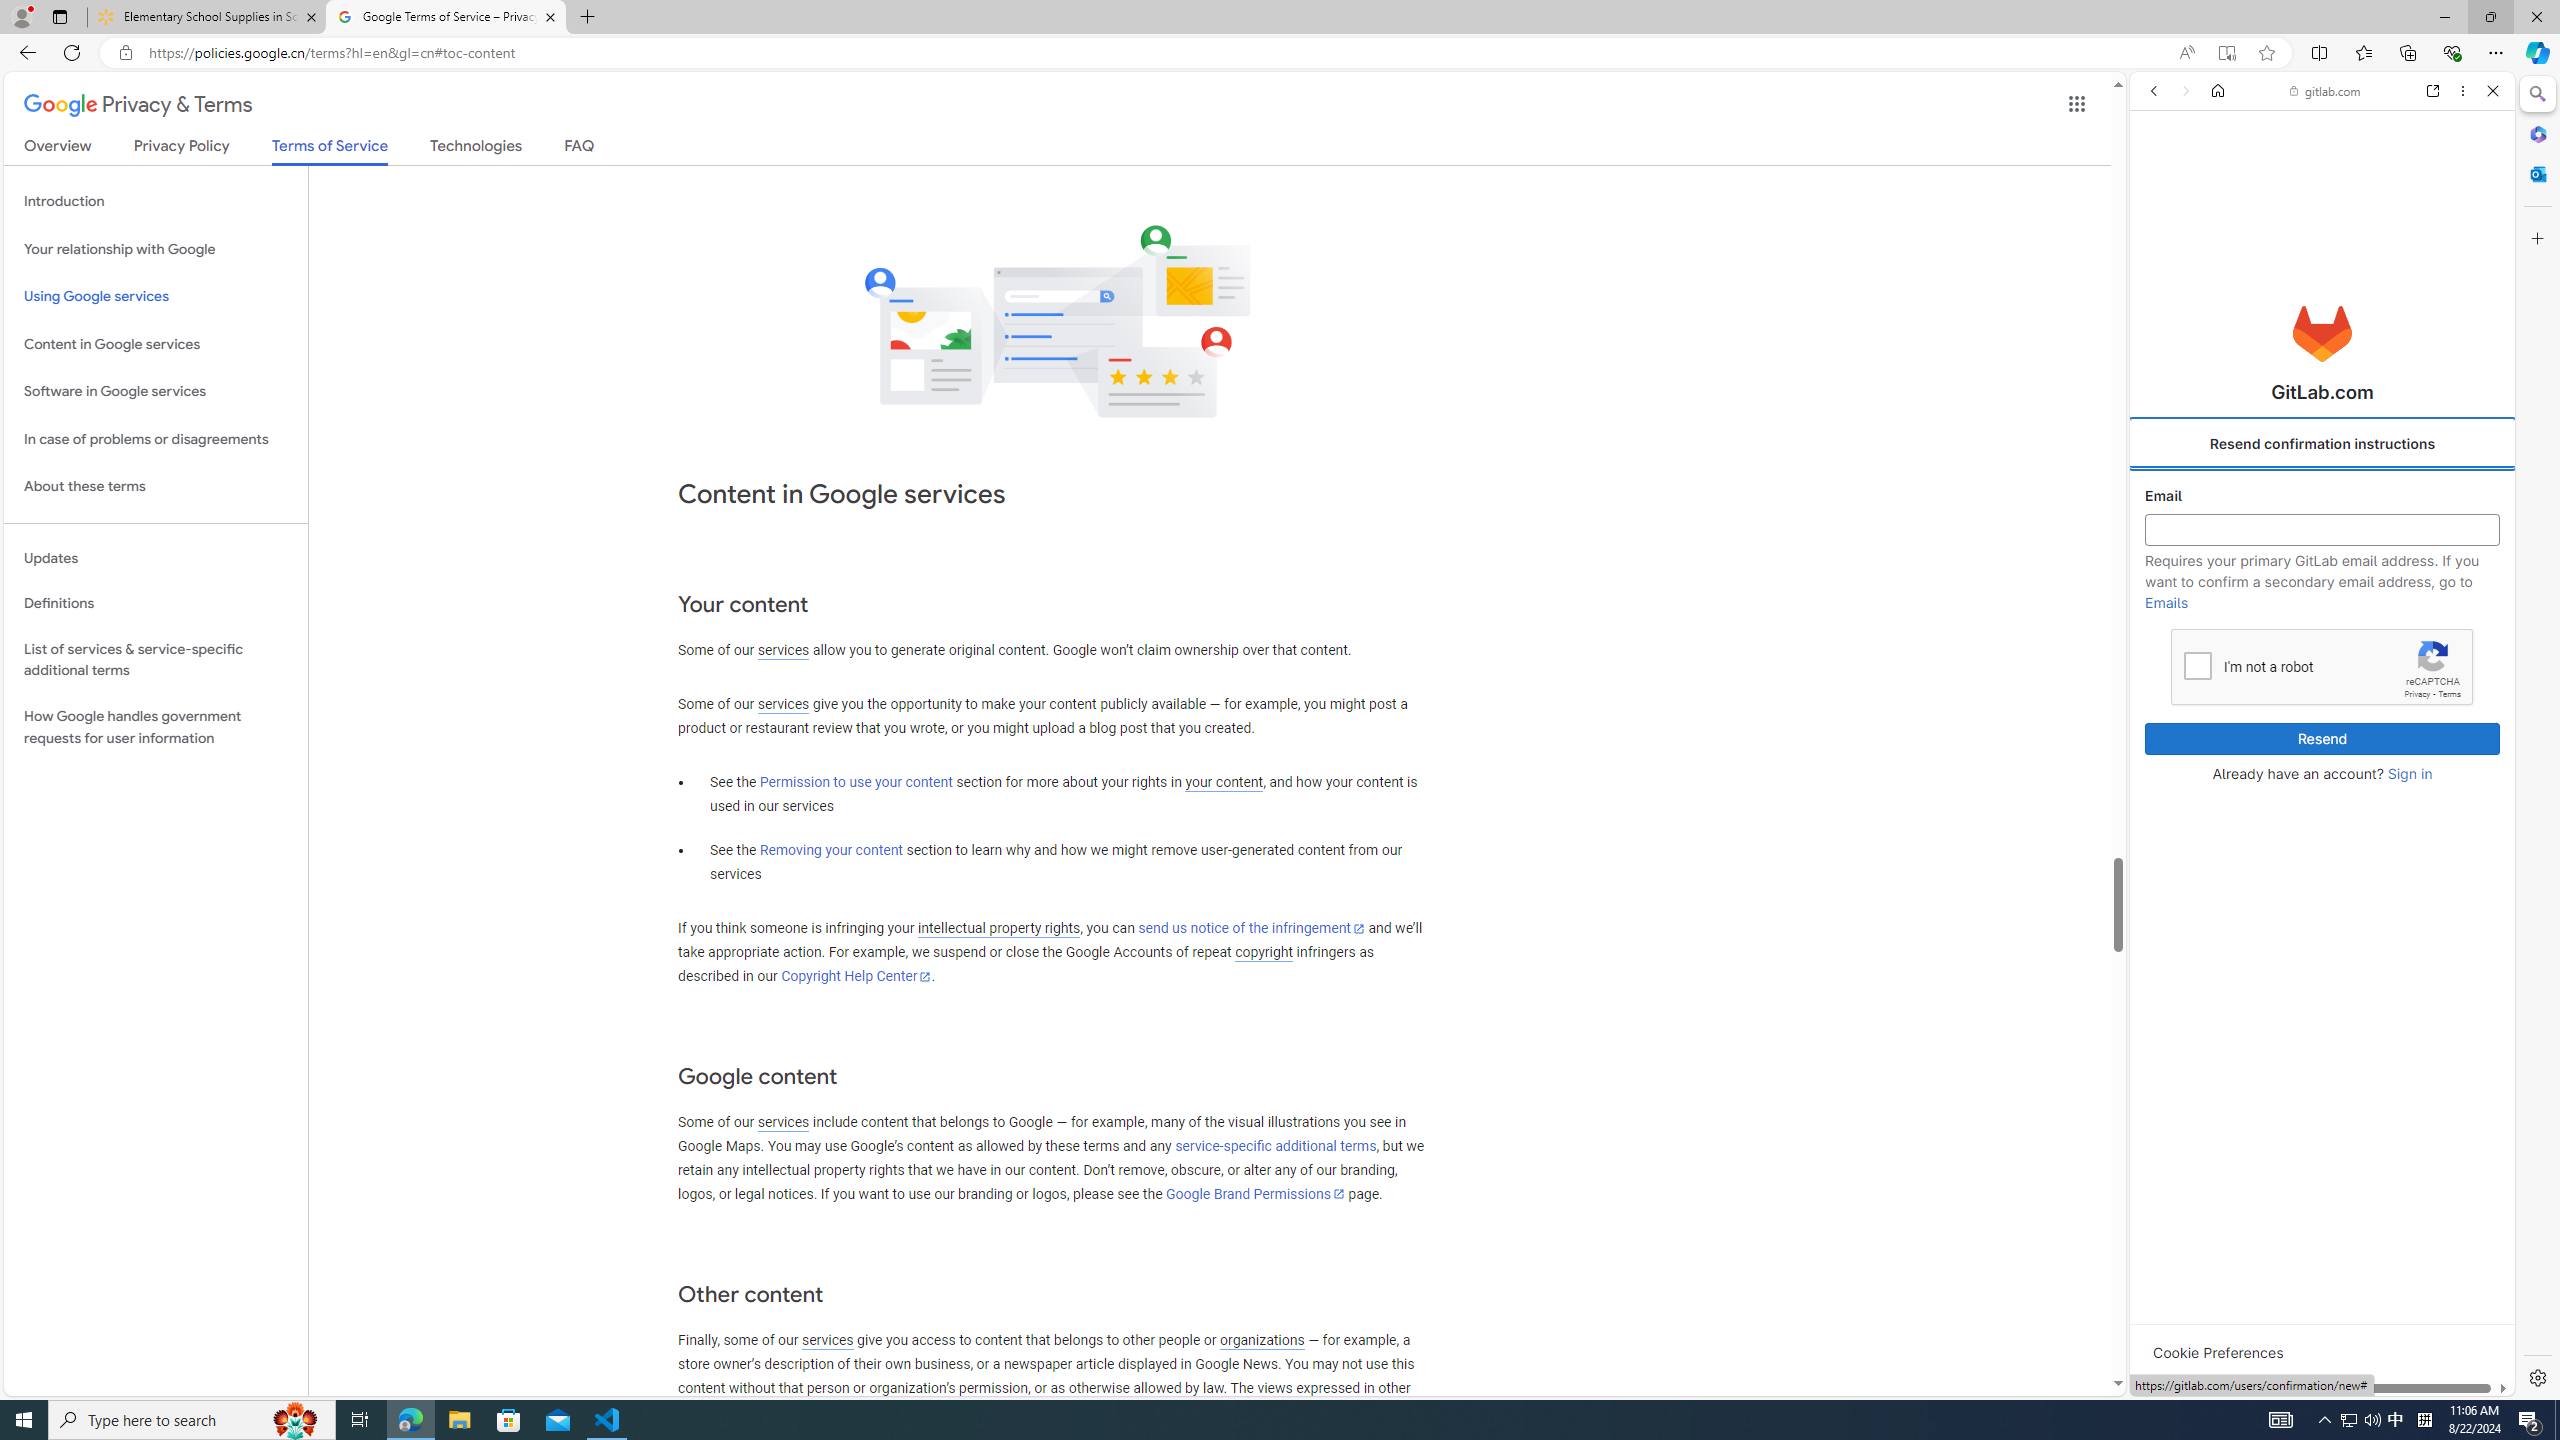 The image size is (2560, 1440). I want to click on 'Settings', so click(2535, 1376).